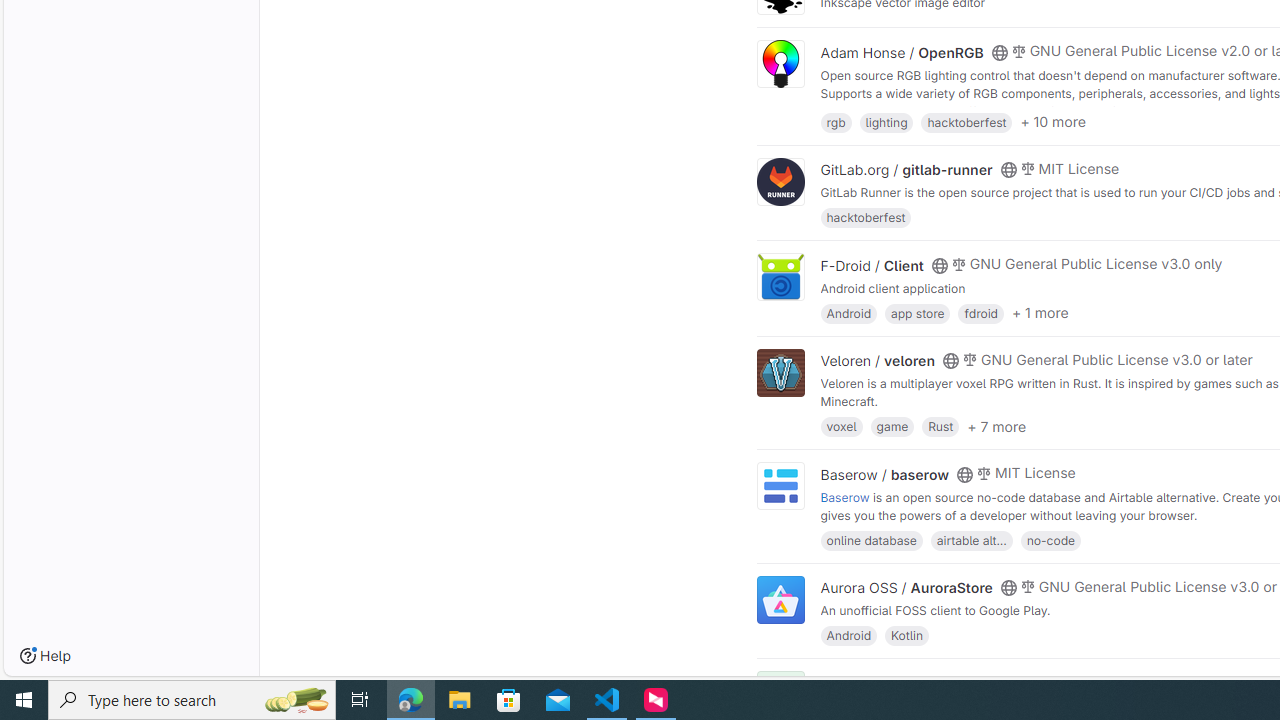 The height and width of the screenshot is (720, 1280). I want to click on 'Veloren / veloren', so click(878, 361).